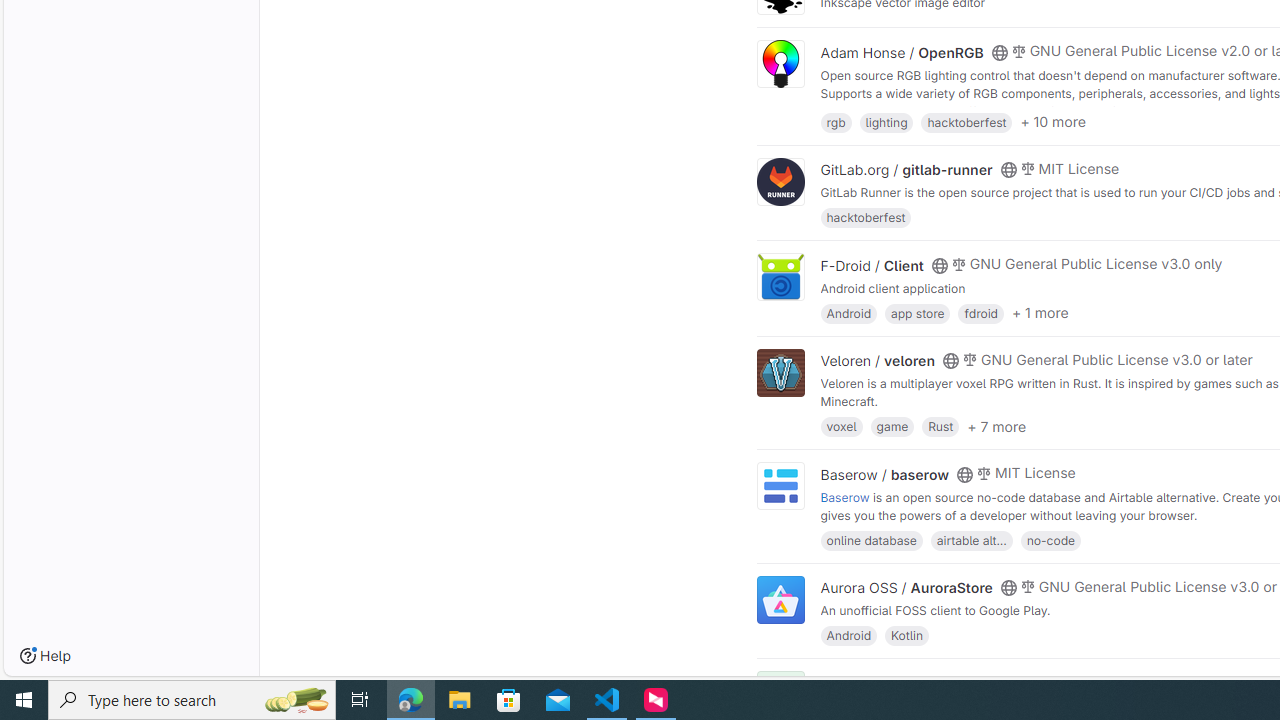 The height and width of the screenshot is (720, 1280). I want to click on 'Veloren / veloren', so click(878, 361).